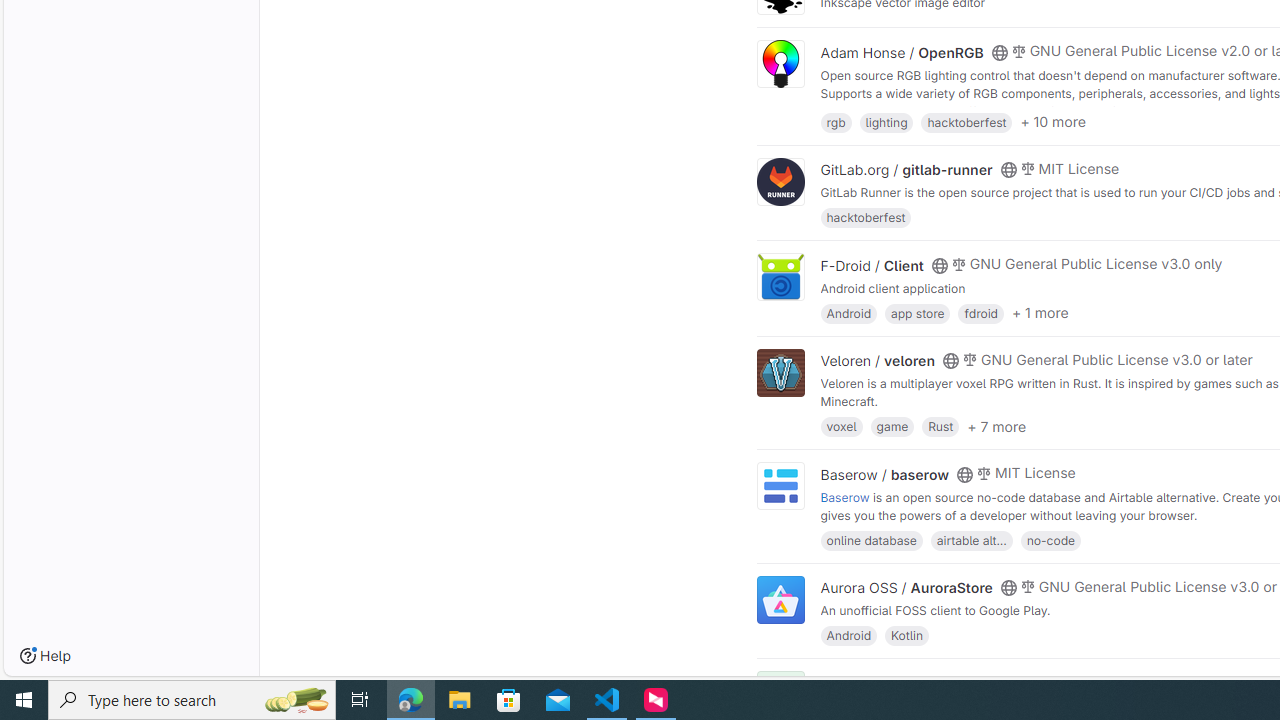 The height and width of the screenshot is (720, 1280). I want to click on 'Veloren / veloren', so click(878, 361).